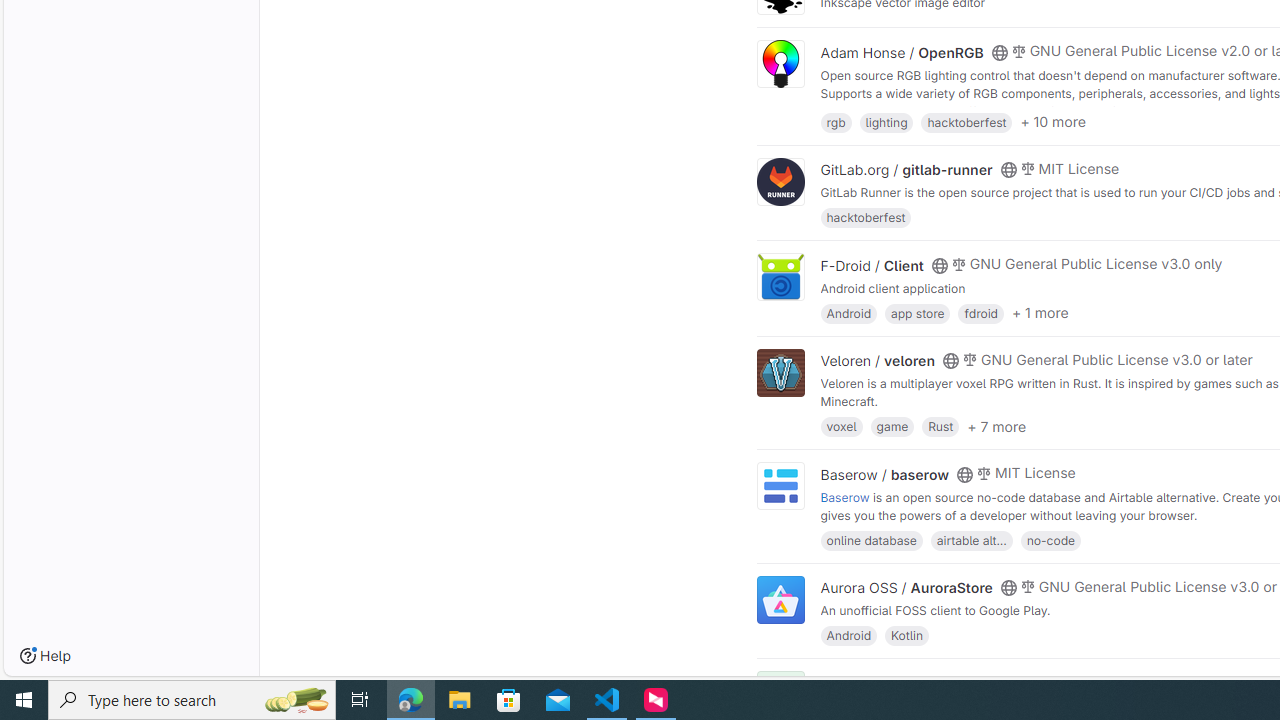 The height and width of the screenshot is (720, 1280). I want to click on 'Veloren / veloren', so click(878, 361).